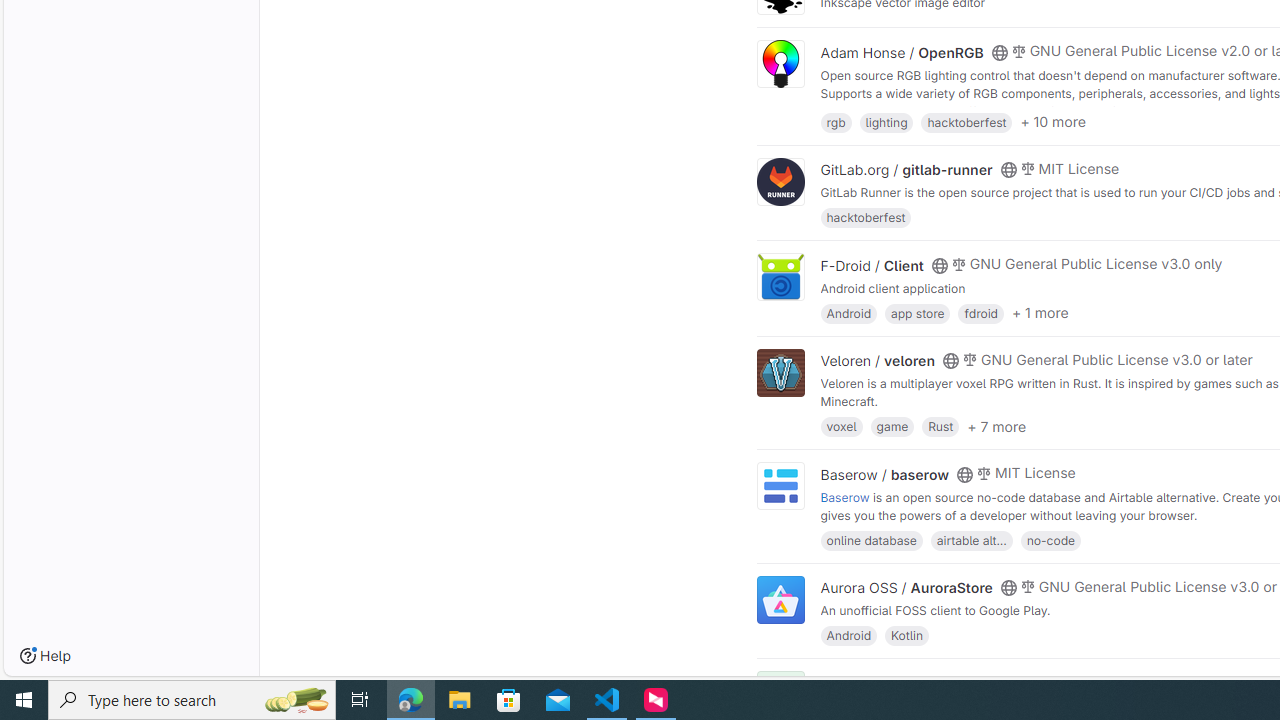 The height and width of the screenshot is (720, 1280). I want to click on 'Veloren / veloren', so click(878, 361).